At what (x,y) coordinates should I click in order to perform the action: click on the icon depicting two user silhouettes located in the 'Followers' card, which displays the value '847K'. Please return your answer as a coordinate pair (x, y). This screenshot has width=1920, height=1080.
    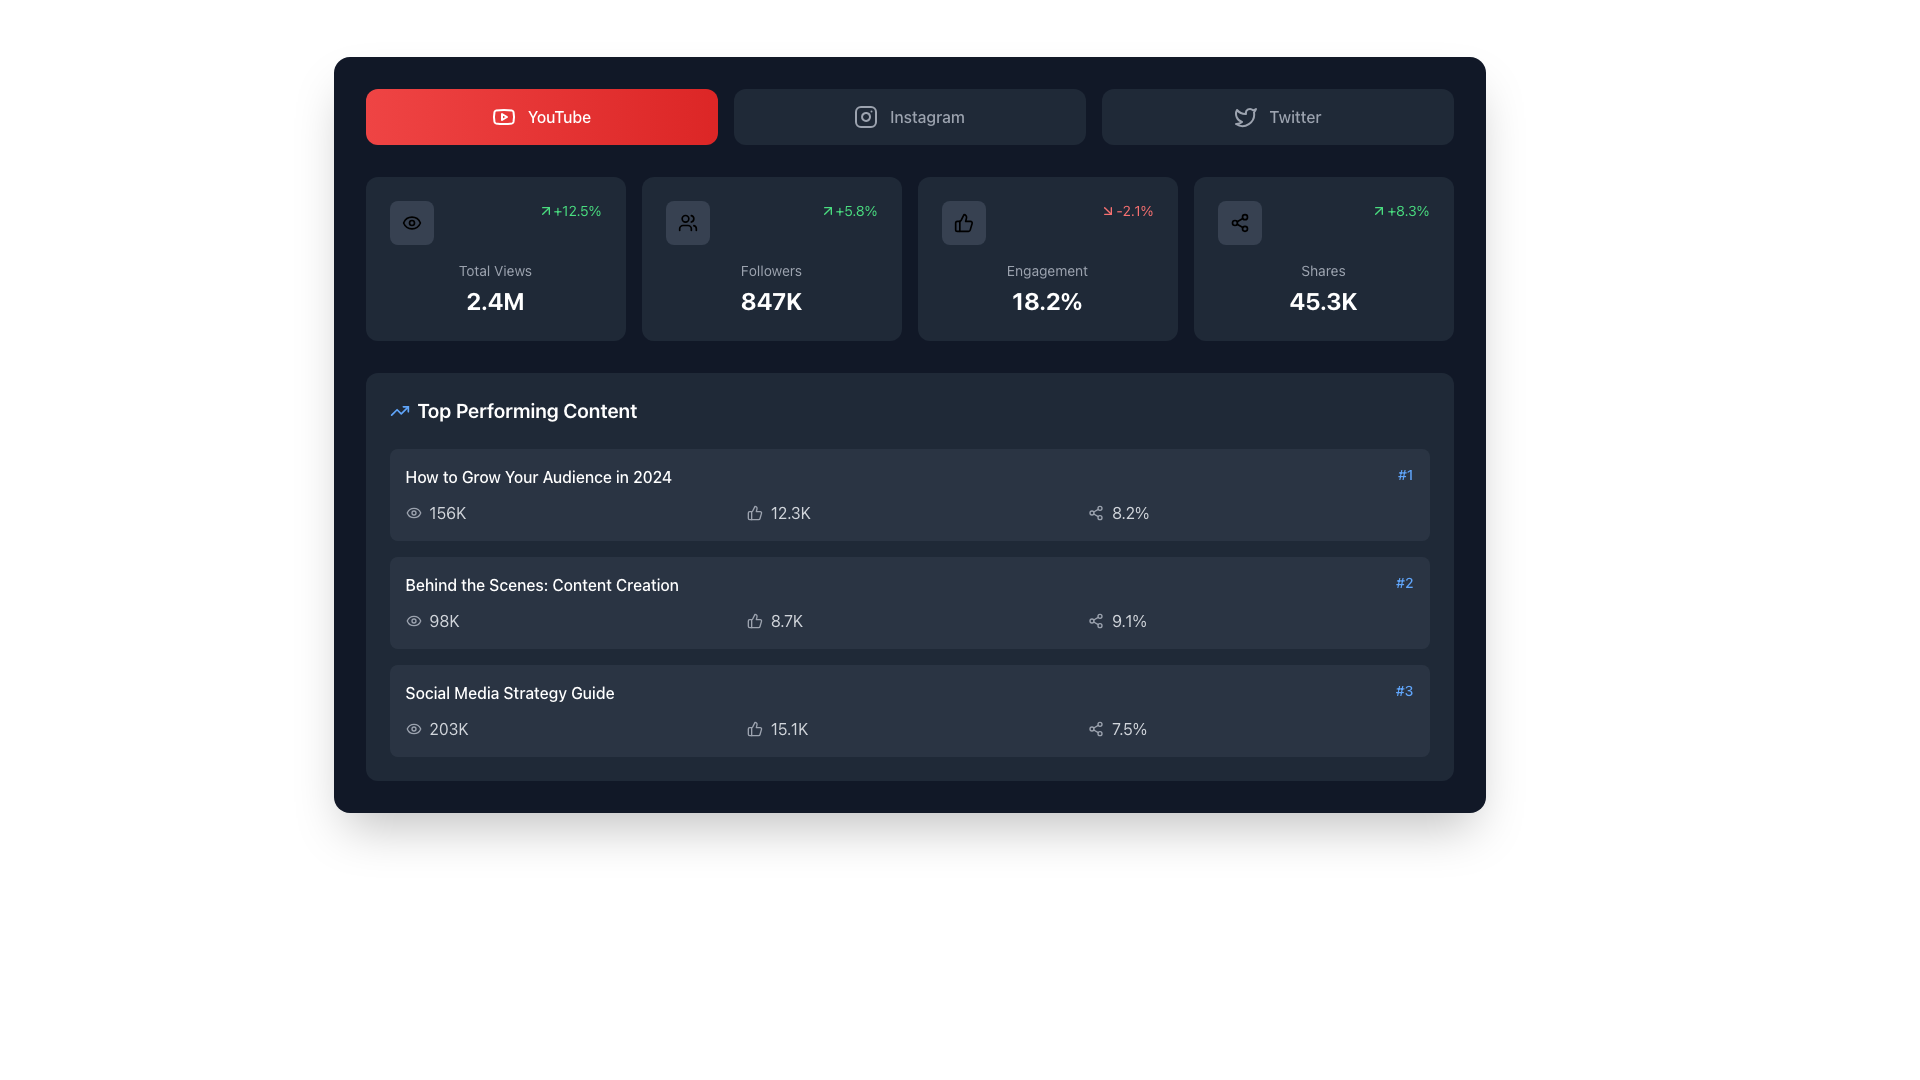
    Looking at the image, I should click on (687, 223).